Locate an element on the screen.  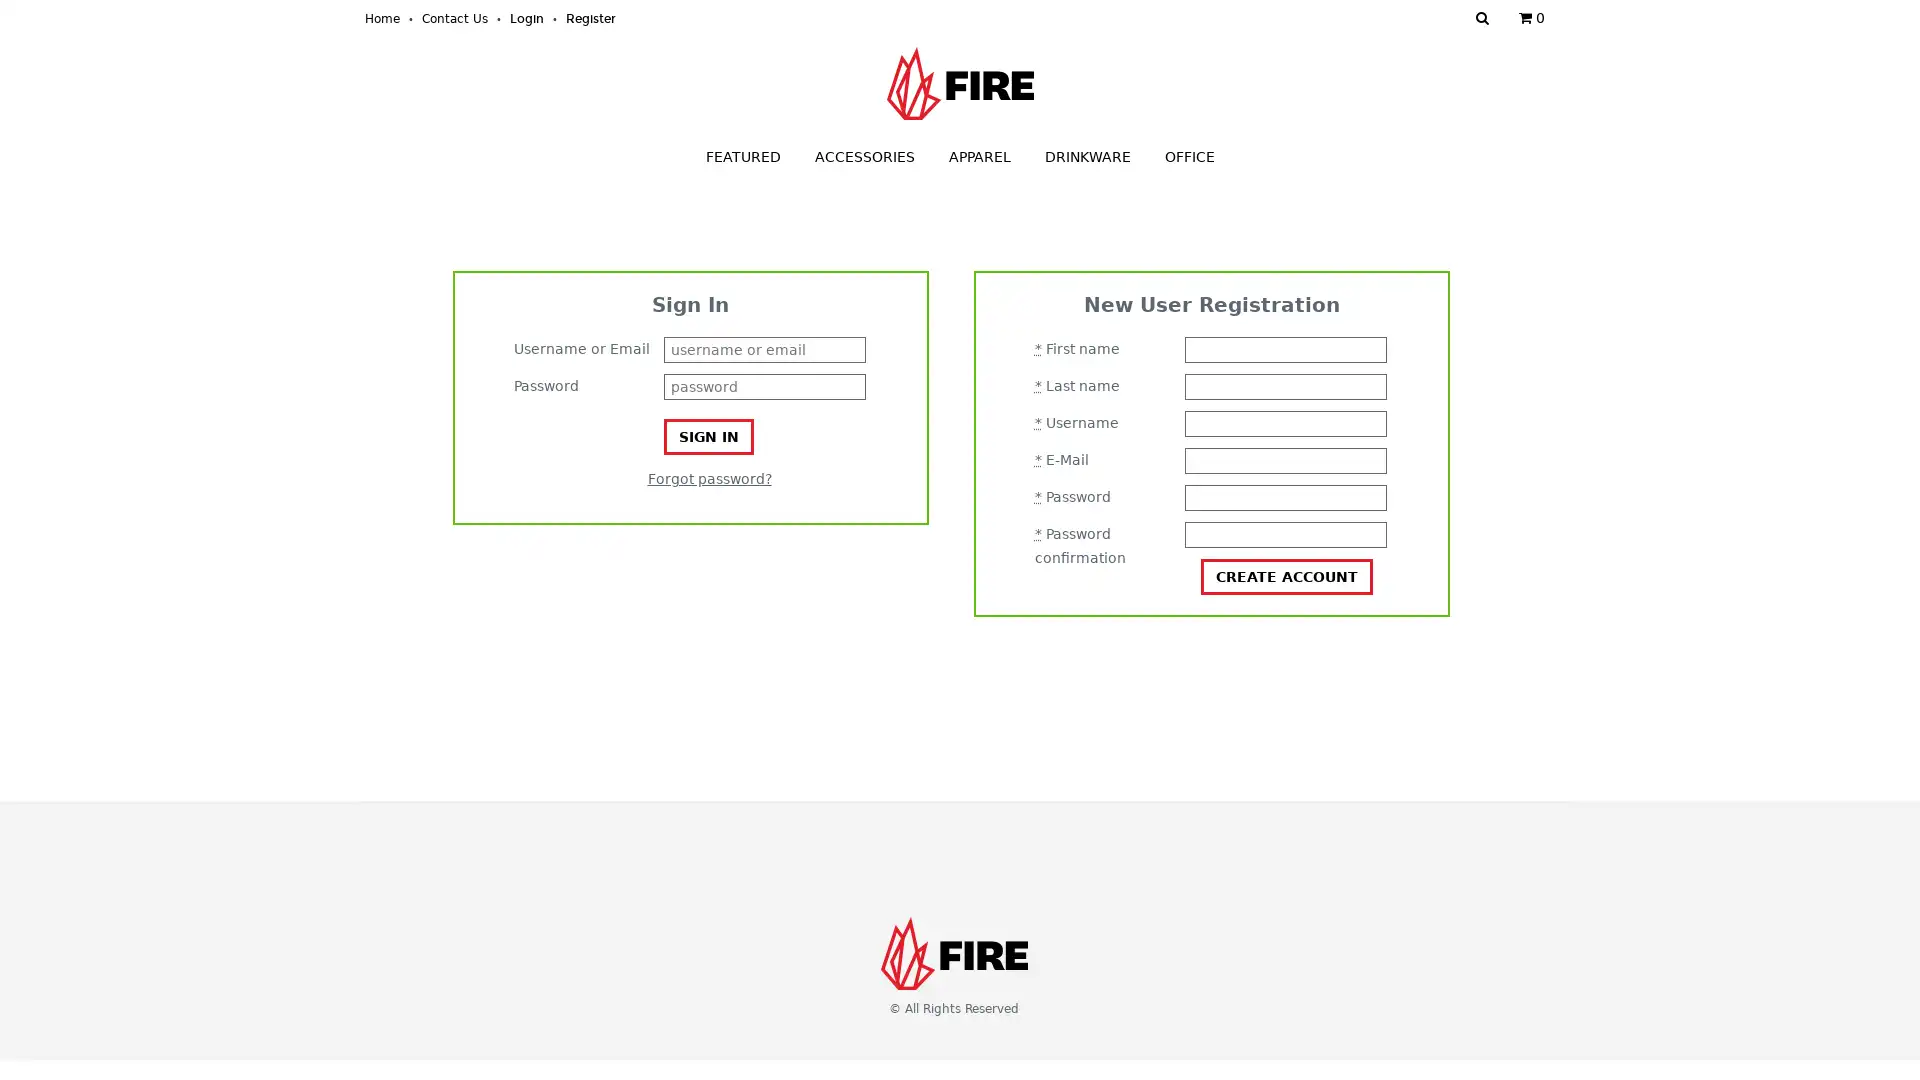
Sign in is located at coordinates (708, 435).